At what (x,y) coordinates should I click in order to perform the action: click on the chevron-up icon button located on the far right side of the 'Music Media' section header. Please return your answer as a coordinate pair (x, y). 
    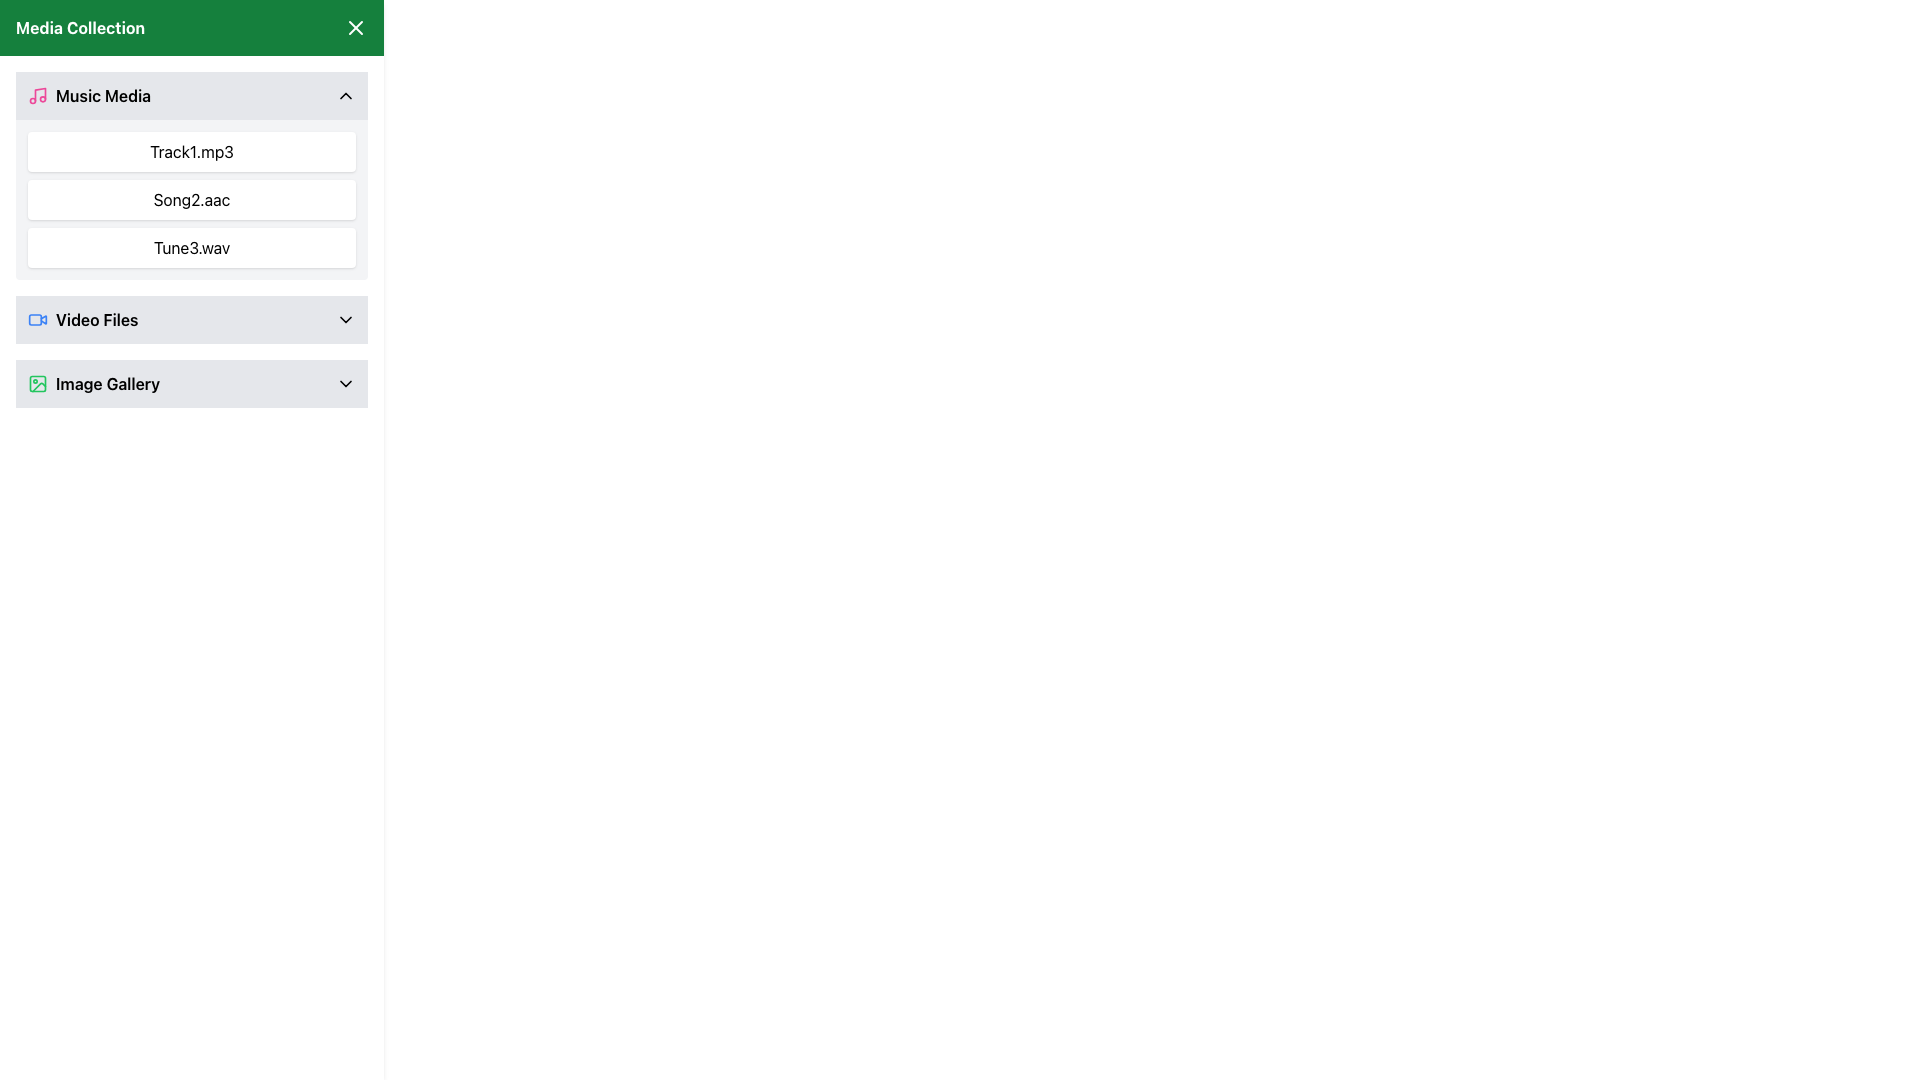
    Looking at the image, I should click on (345, 96).